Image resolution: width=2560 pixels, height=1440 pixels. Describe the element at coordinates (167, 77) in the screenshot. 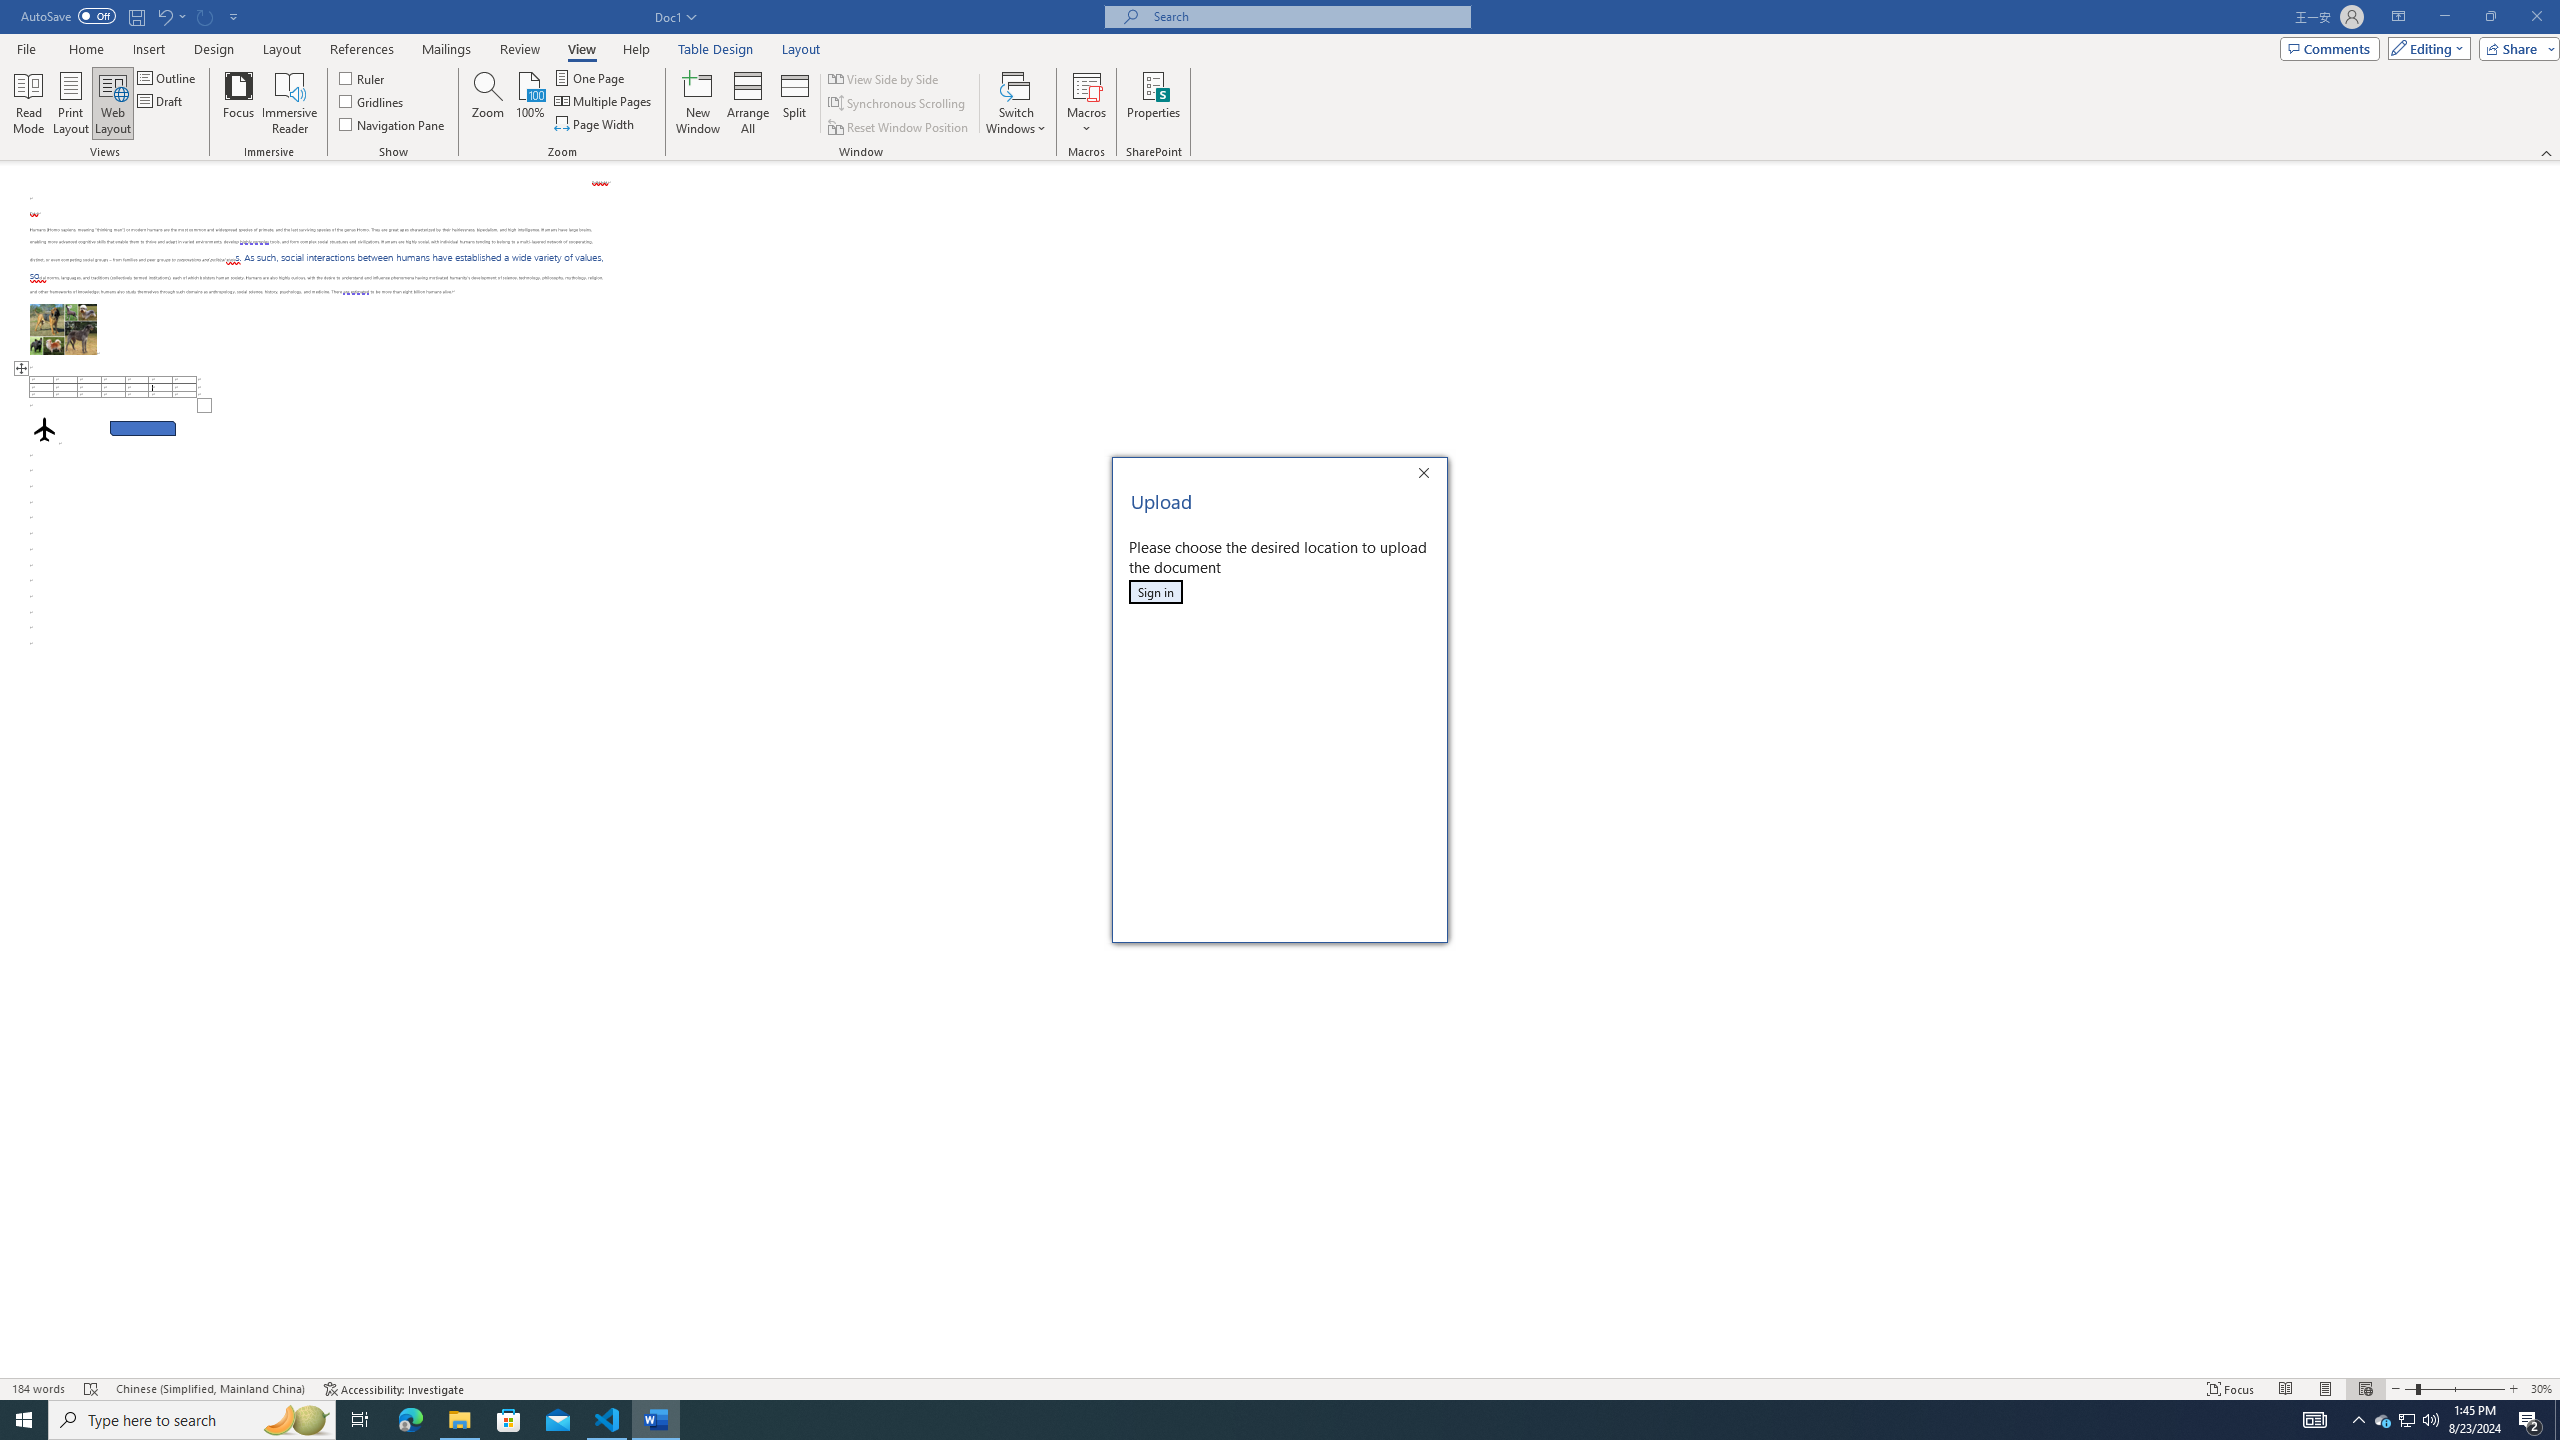

I see `'Outline'` at that location.